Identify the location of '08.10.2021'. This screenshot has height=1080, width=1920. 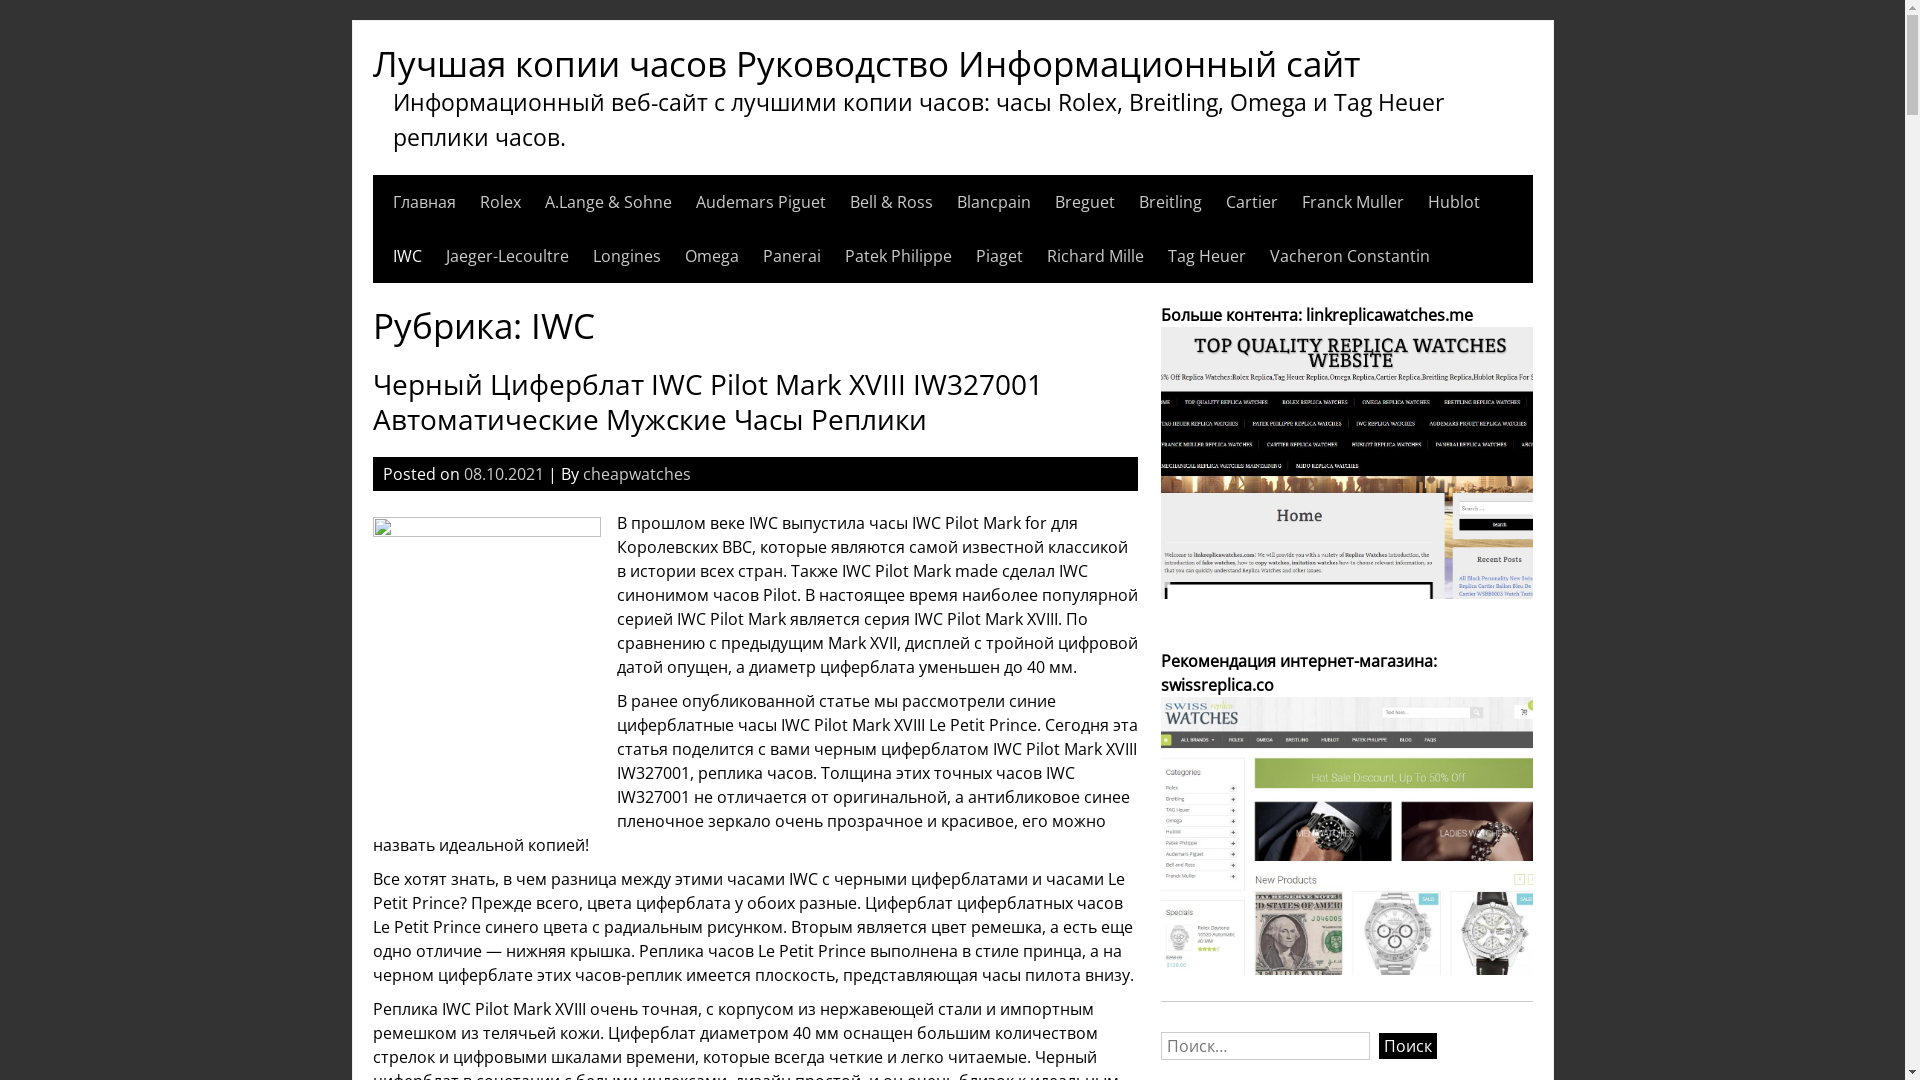
(504, 474).